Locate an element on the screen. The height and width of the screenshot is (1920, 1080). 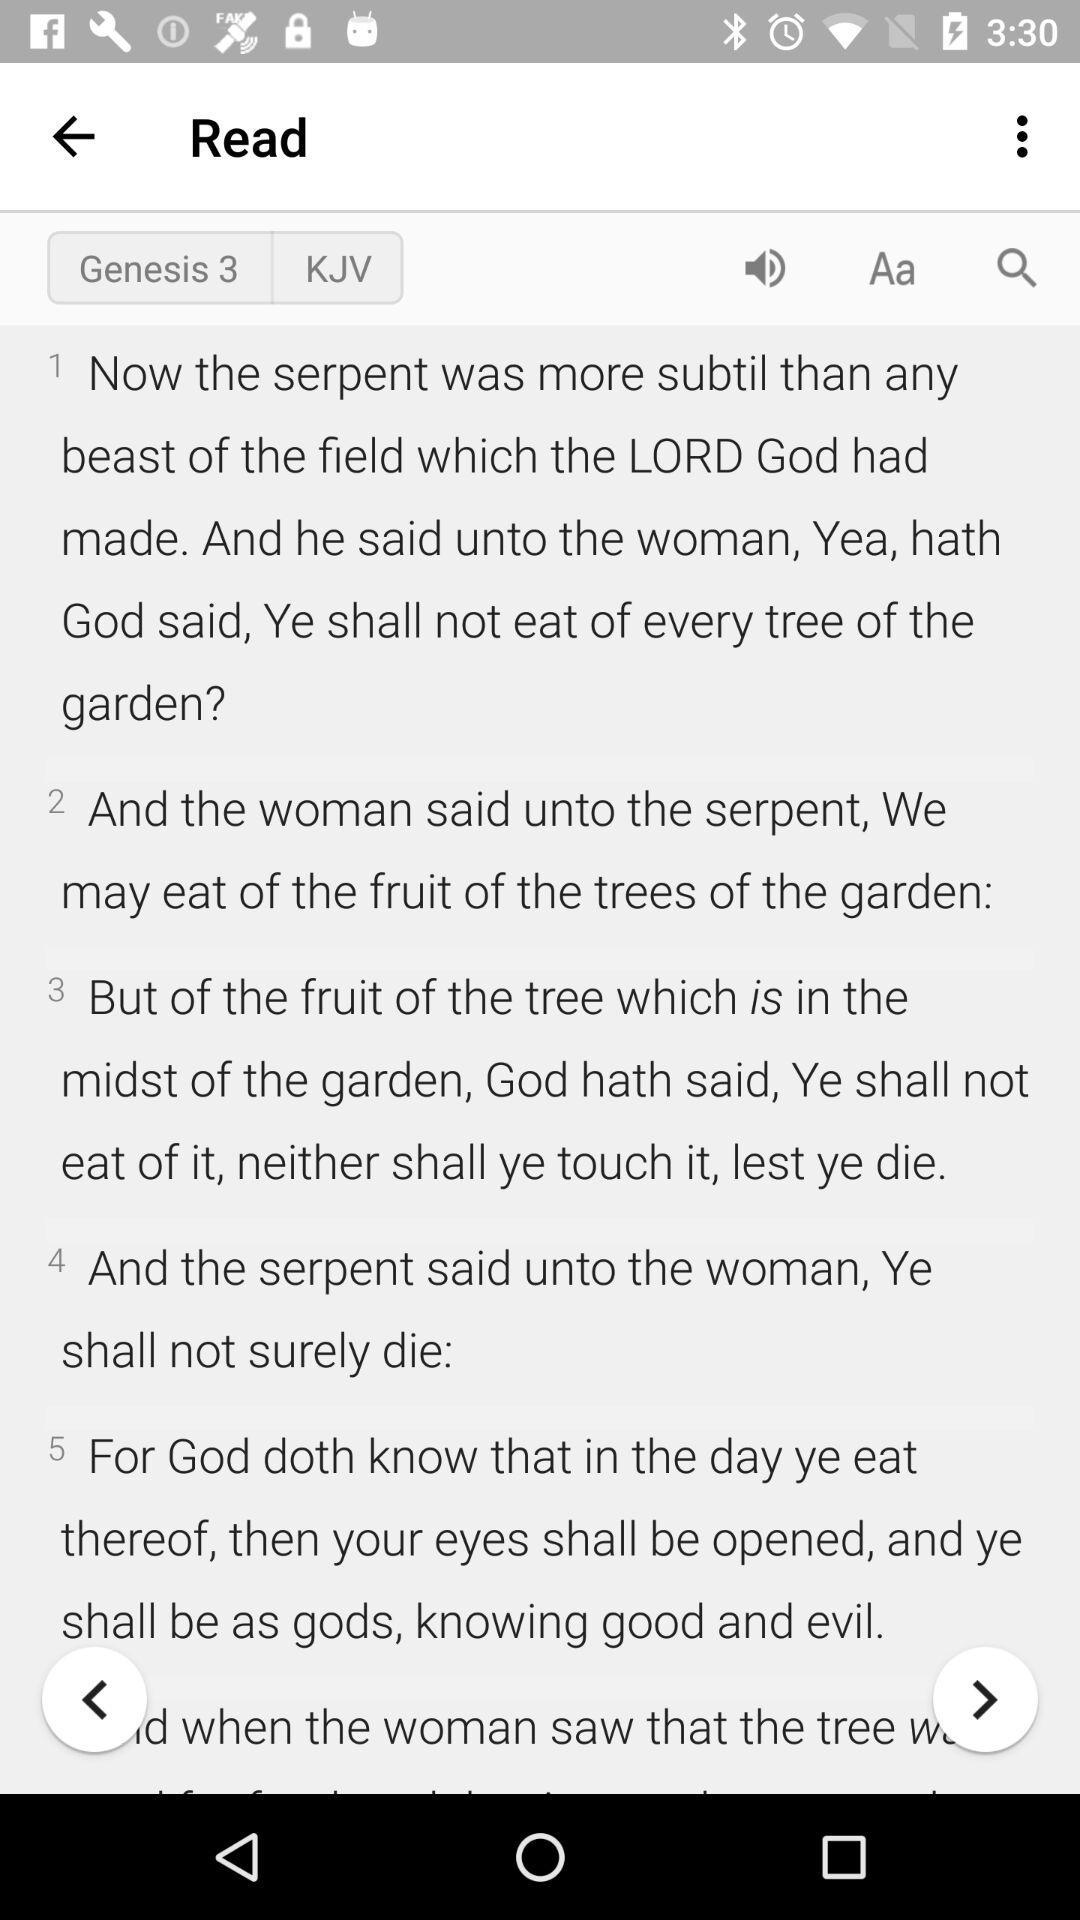
the arrow_forward icon is located at coordinates (984, 1698).